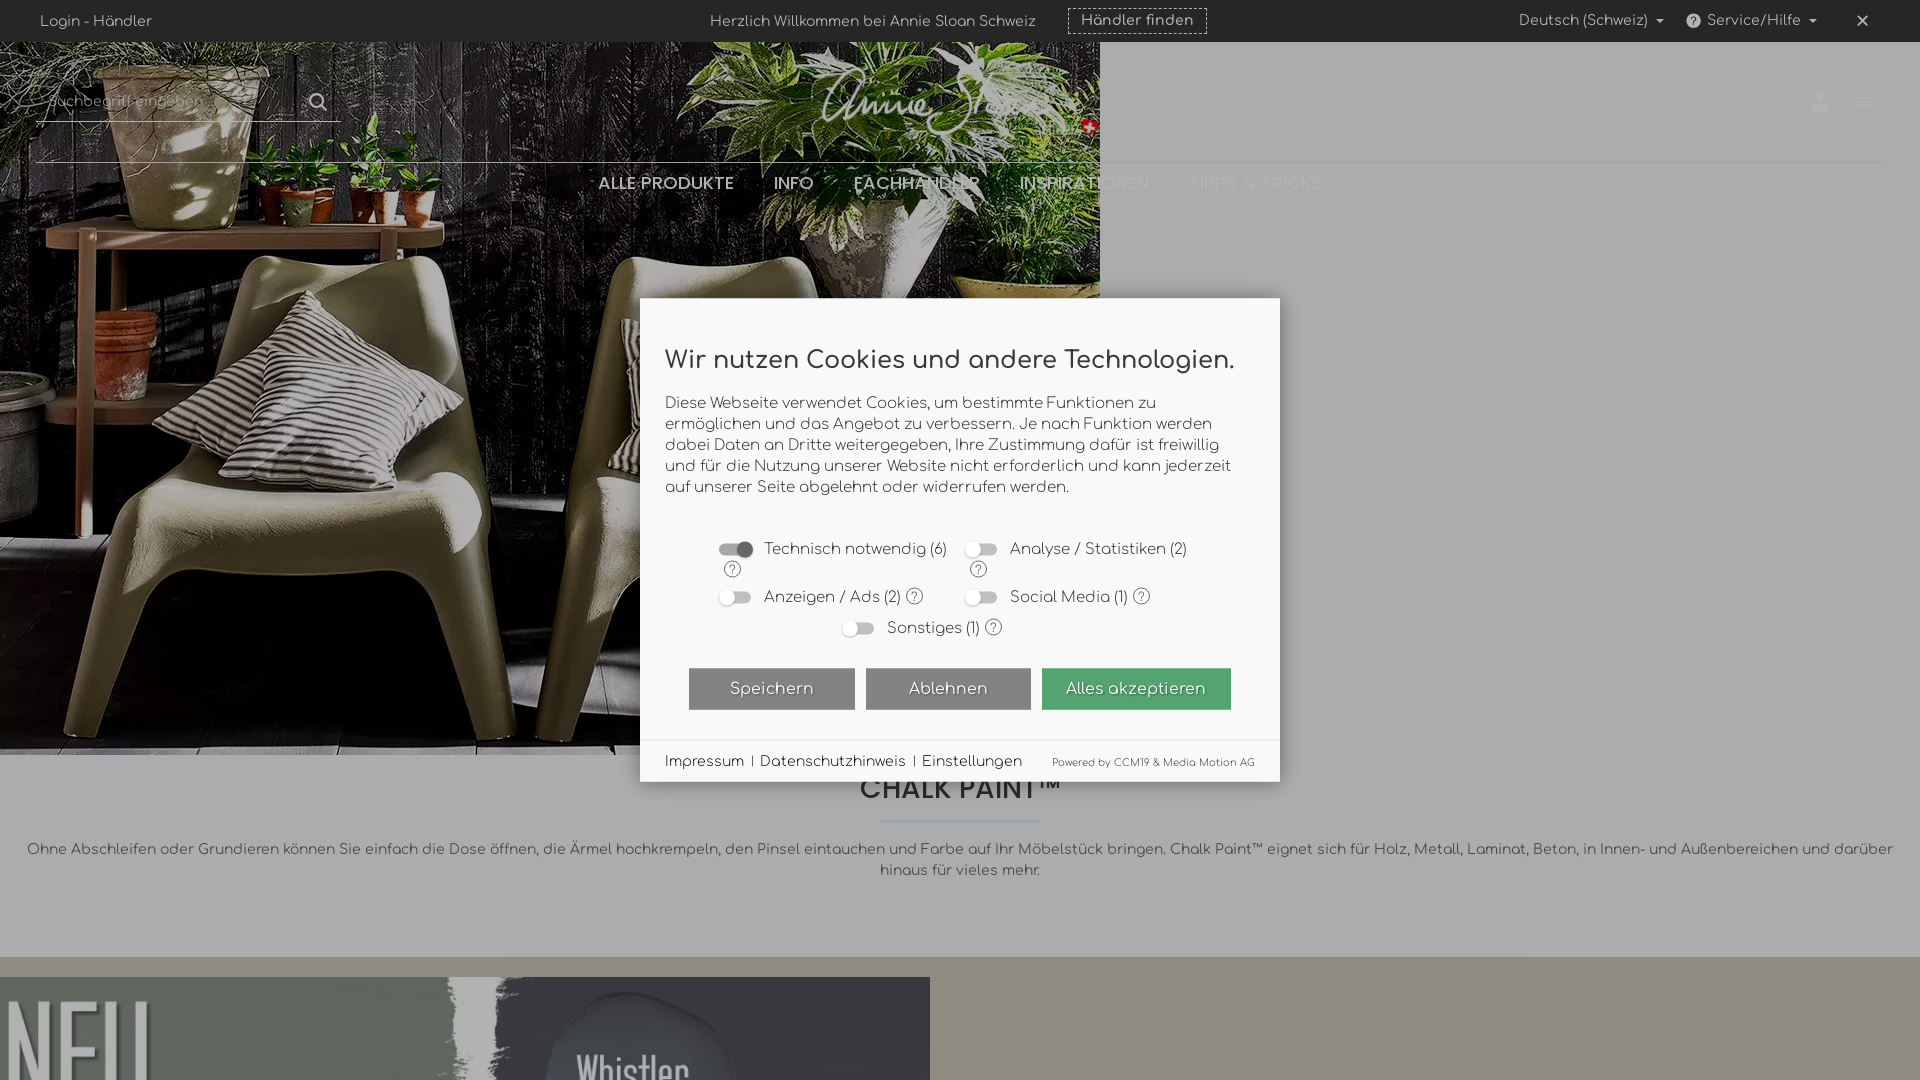 The height and width of the screenshot is (1080, 1920). I want to click on 'Einstellungen', so click(972, 760).